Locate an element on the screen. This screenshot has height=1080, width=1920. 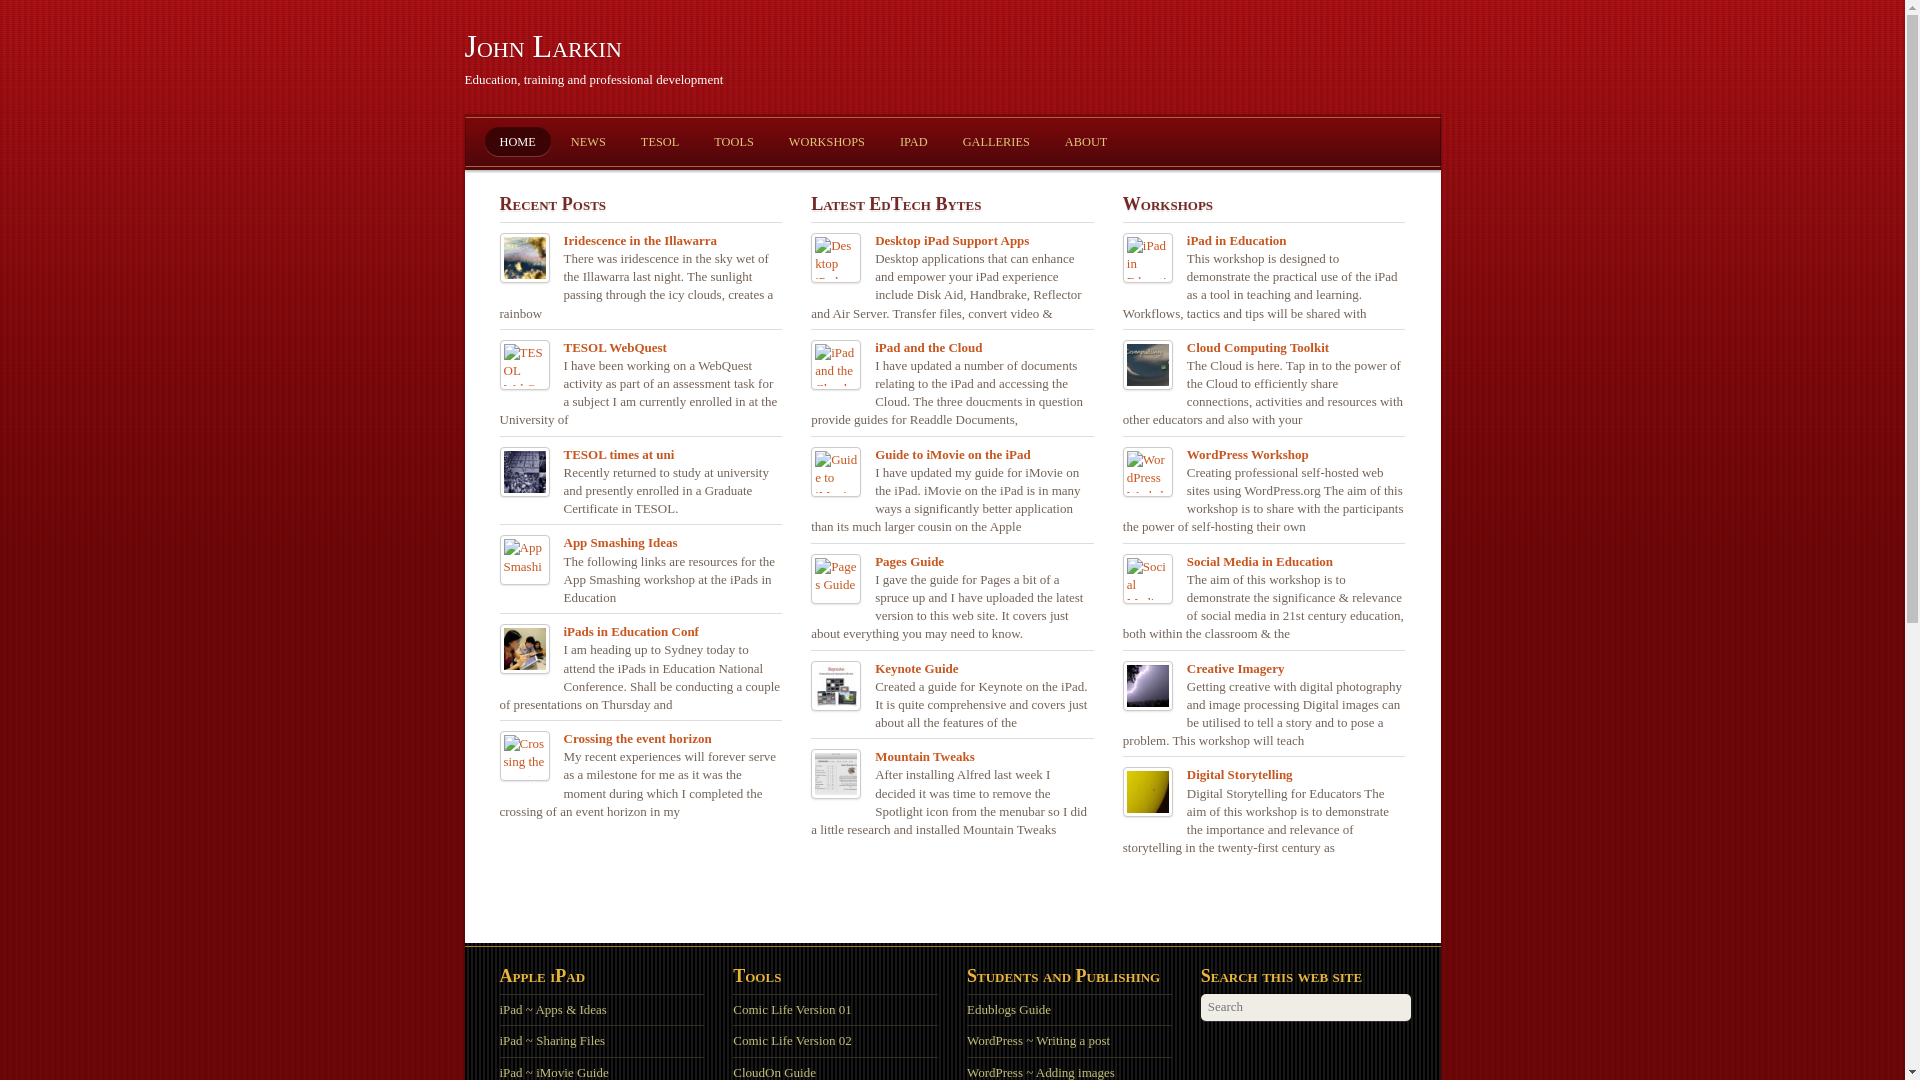
'Pages Guide' is located at coordinates (874, 562).